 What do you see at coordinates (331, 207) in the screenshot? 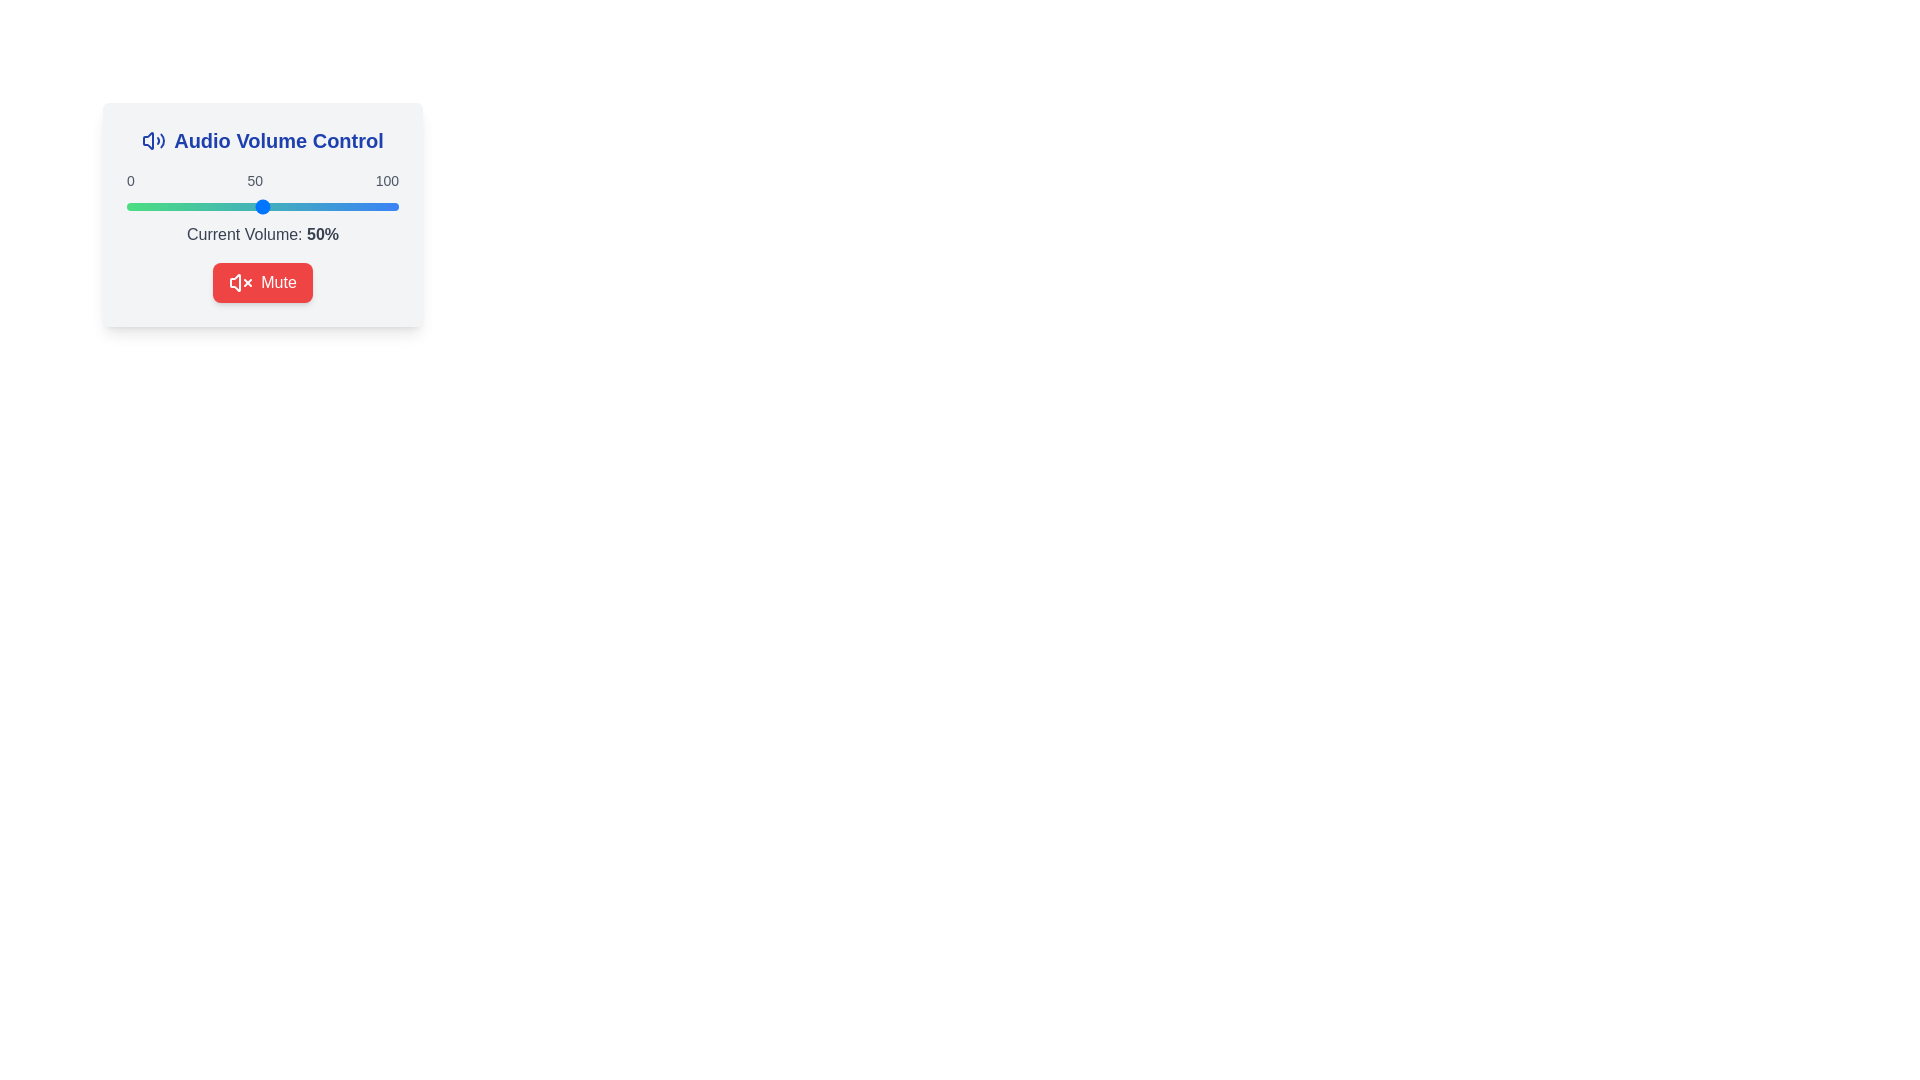
I see `the volume slider to set the volume to 75%` at bounding box center [331, 207].